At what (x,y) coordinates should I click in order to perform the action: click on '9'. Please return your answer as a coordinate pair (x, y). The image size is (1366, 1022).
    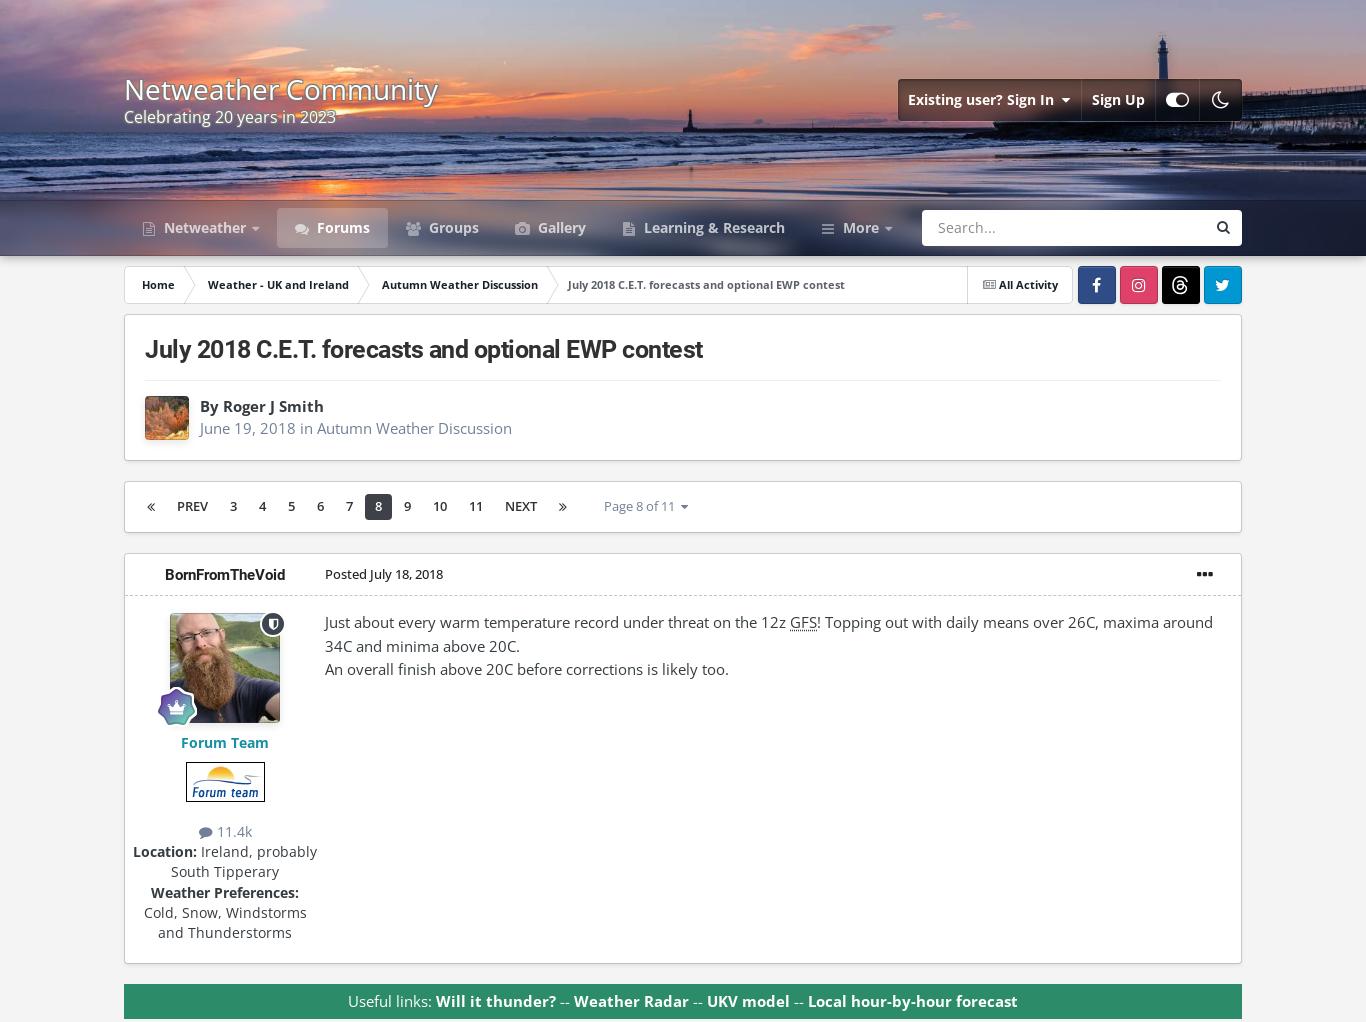
    Looking at the image, I should click on (406, 506).